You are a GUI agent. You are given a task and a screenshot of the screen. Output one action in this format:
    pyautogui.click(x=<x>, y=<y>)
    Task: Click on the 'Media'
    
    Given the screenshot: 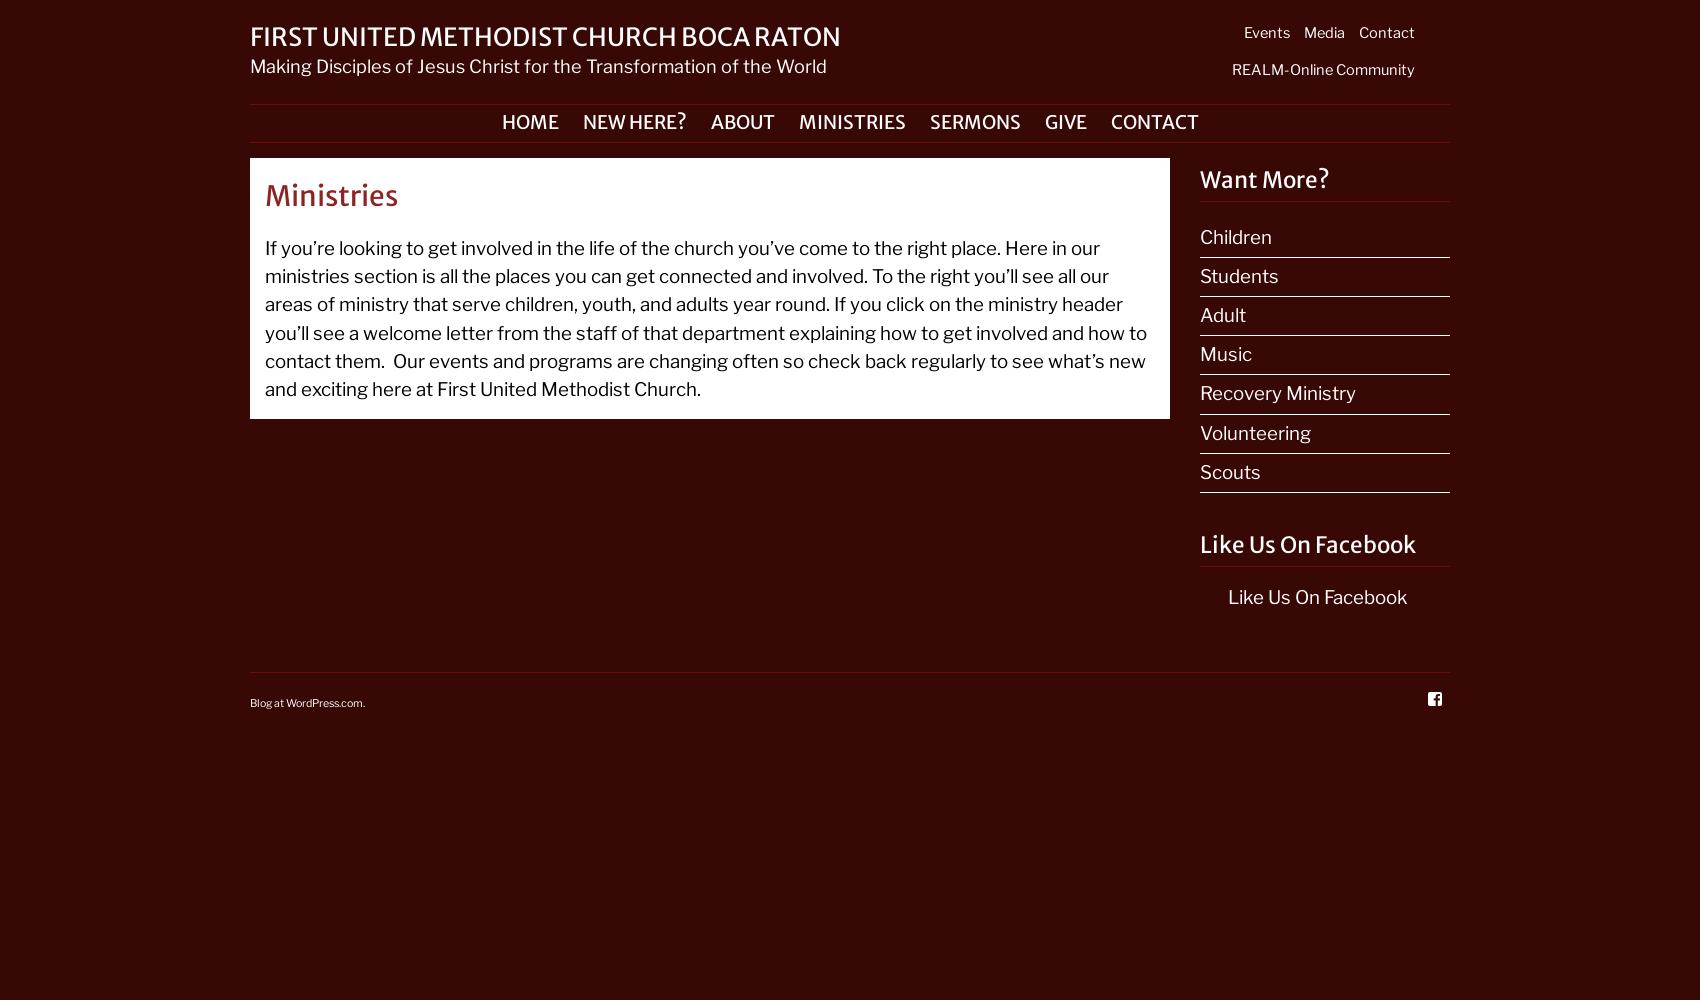 What is the action you would take?
    pyautogui.click(x=1324, y=33)
    